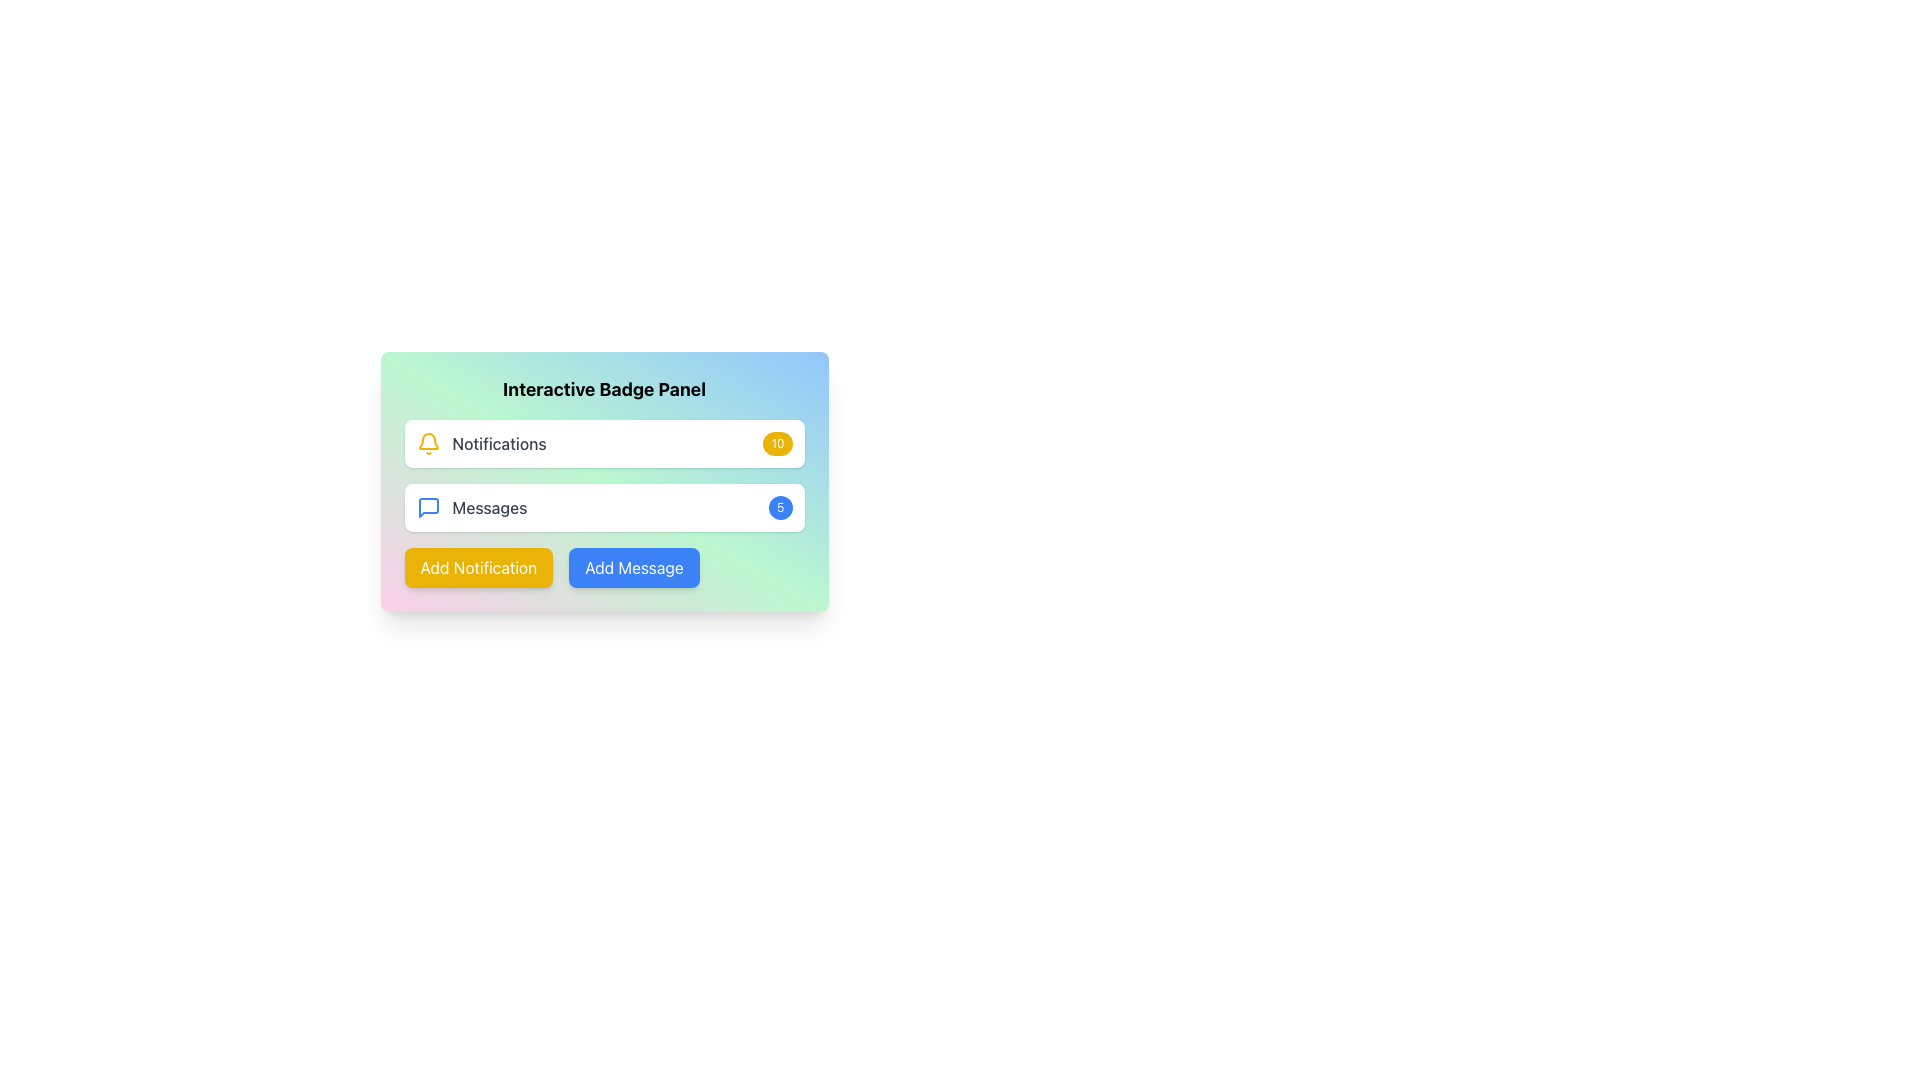 The width and height of the screenshot is (1920, 1080). Describe the element at coordinates (779, 507) in the screenshot. I see `the circular blue badge displaying the number '5', located inside the 'Messages' box at the far right of the row` at that location.